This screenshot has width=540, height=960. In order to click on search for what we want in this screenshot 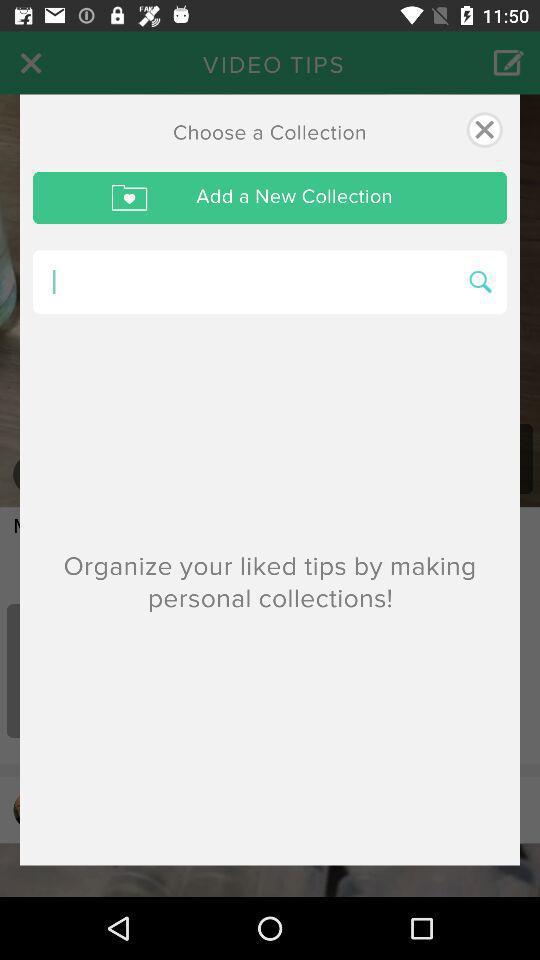, I will do `click(243, 281)`.